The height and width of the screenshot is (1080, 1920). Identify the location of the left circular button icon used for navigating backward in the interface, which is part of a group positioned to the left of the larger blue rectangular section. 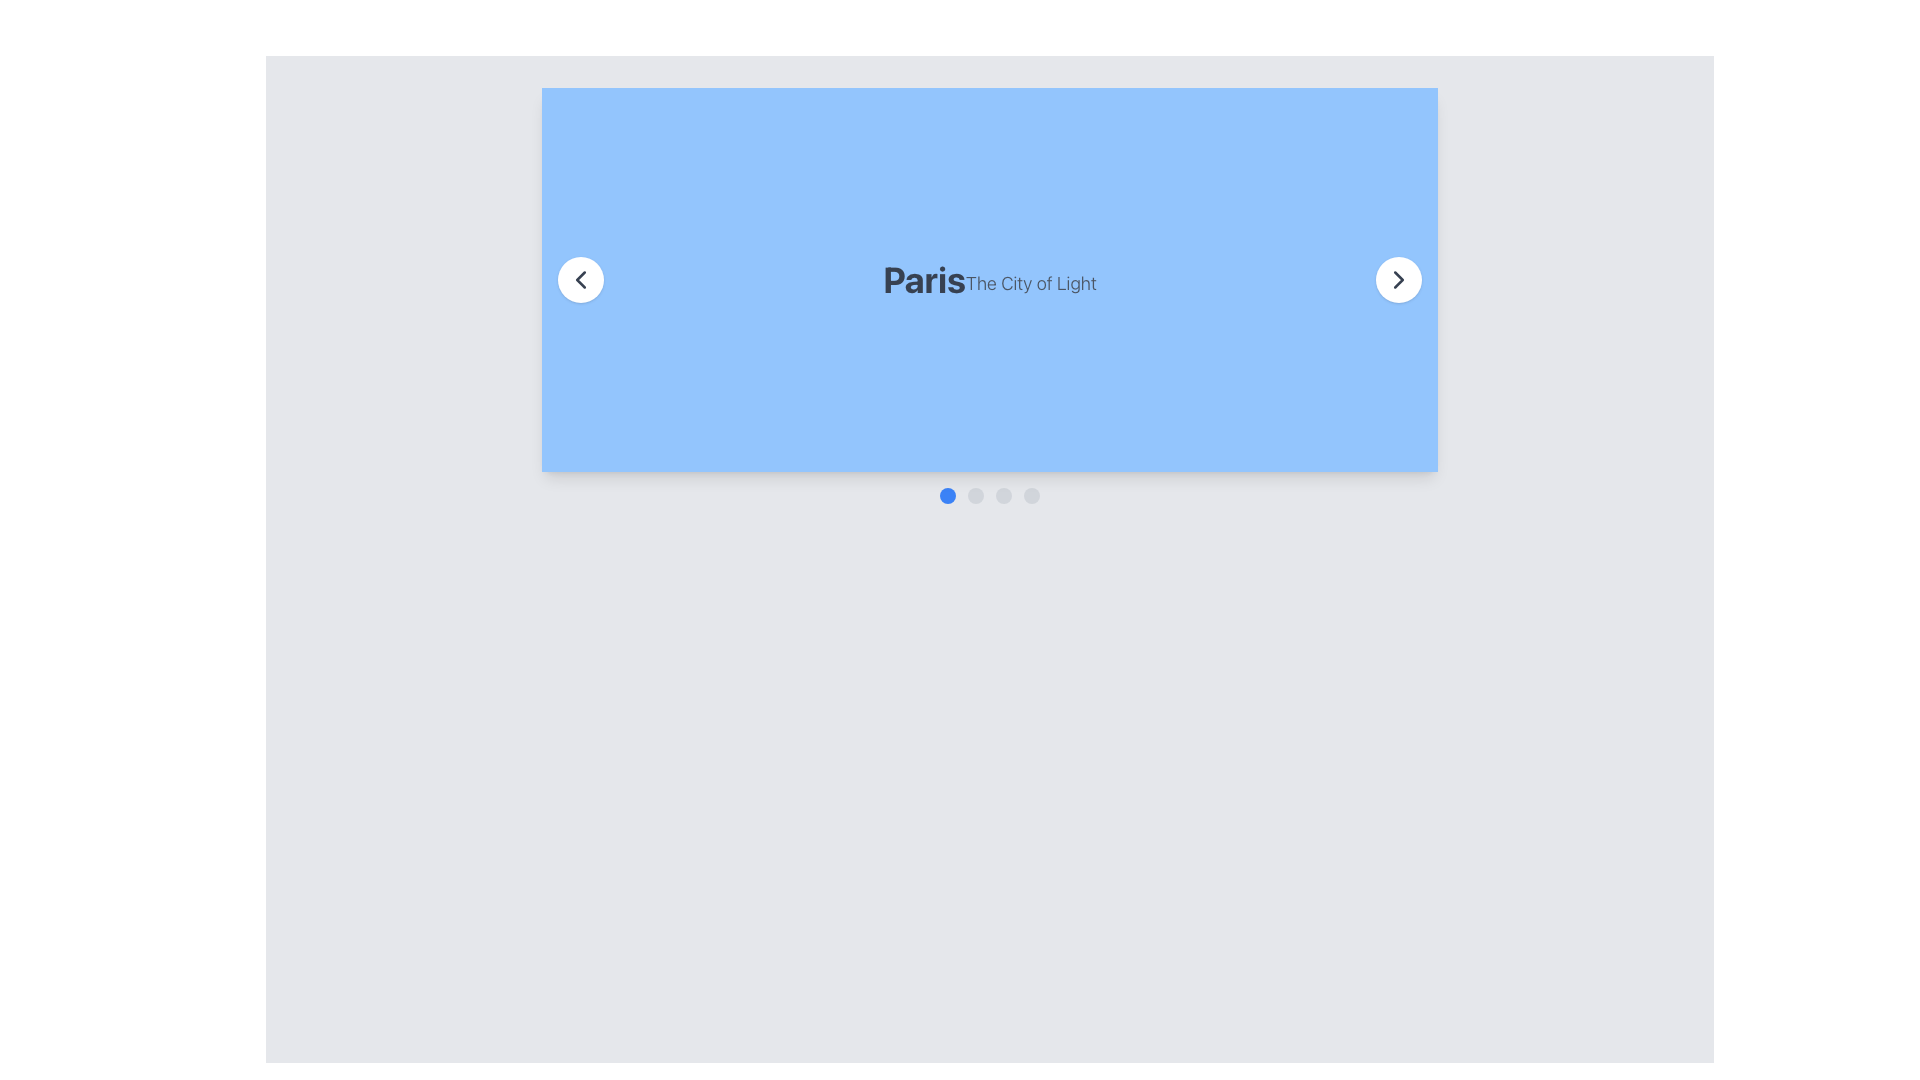
(579, 280).